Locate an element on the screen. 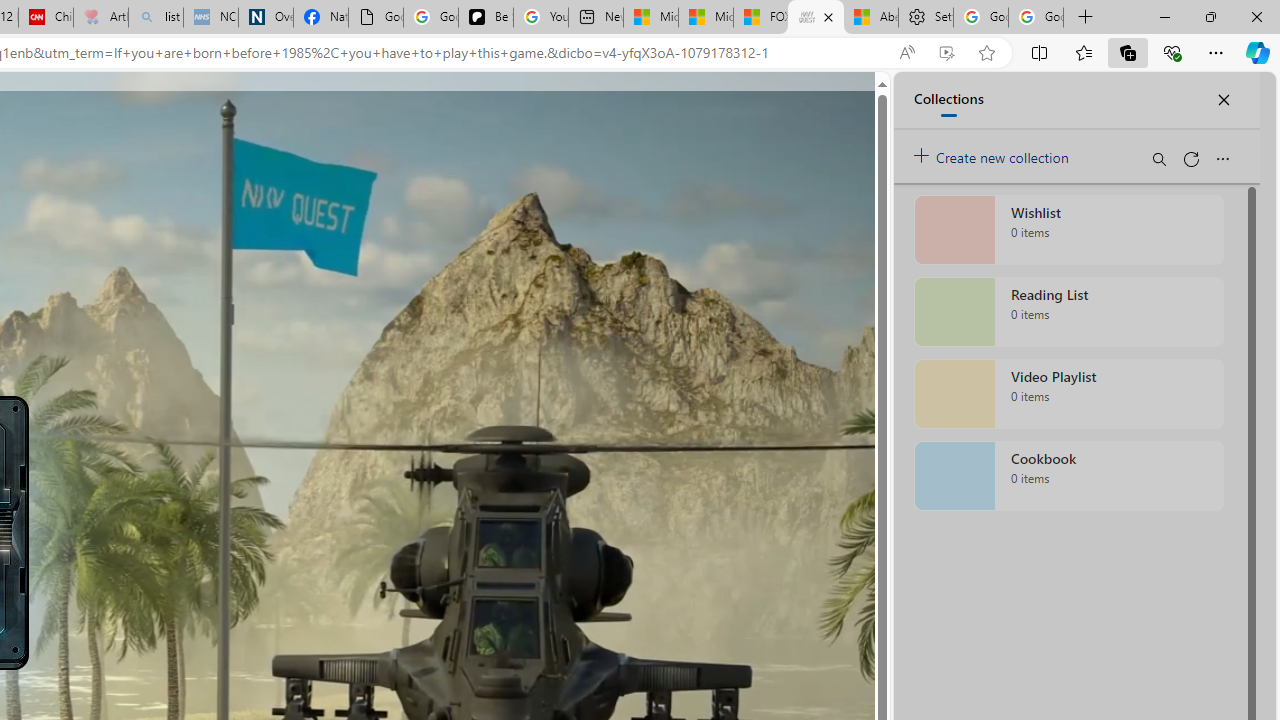 This screenshot has width=1280, height=720. 'list of asthma inhalers uk - Search - Sleeping' is located at coordinates (155, 17).